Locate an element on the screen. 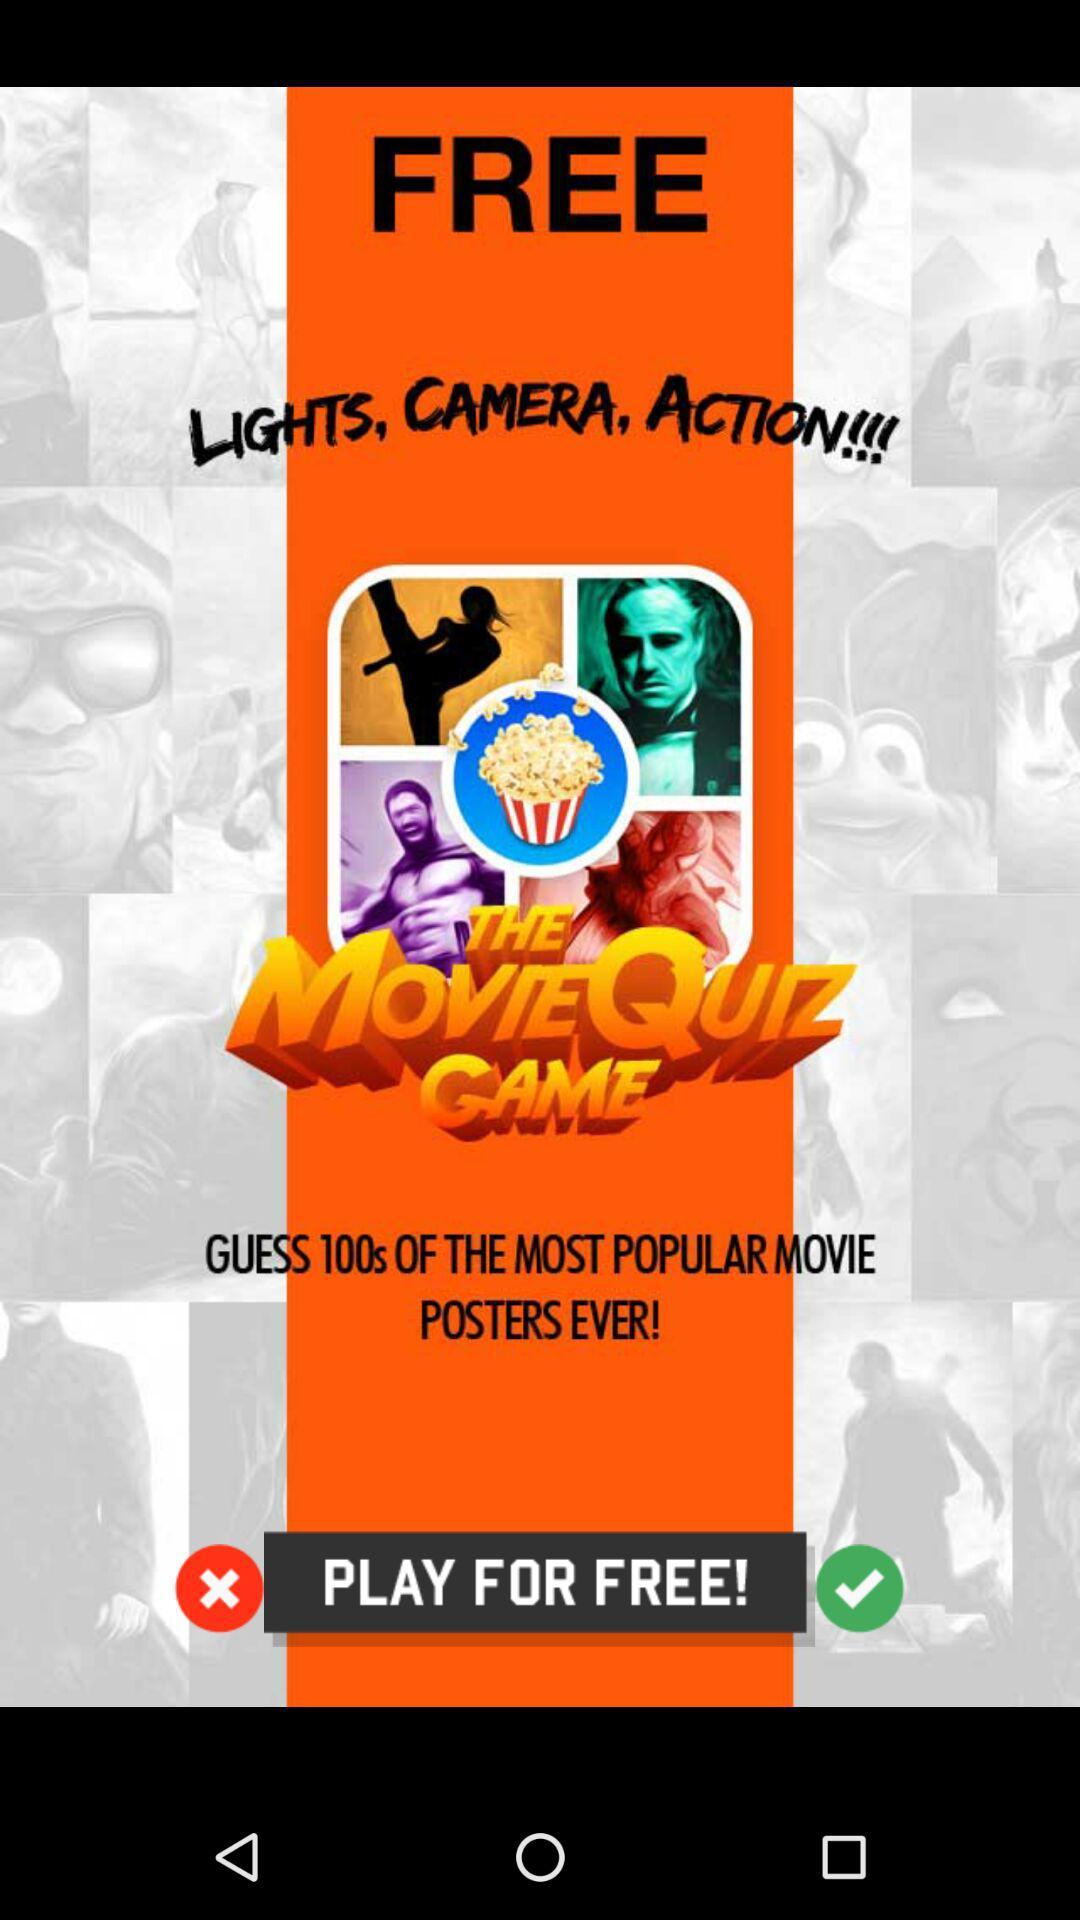 The image size is (1080, 1920). icon at the bottom left corner is located at coordinates (219, 1587).